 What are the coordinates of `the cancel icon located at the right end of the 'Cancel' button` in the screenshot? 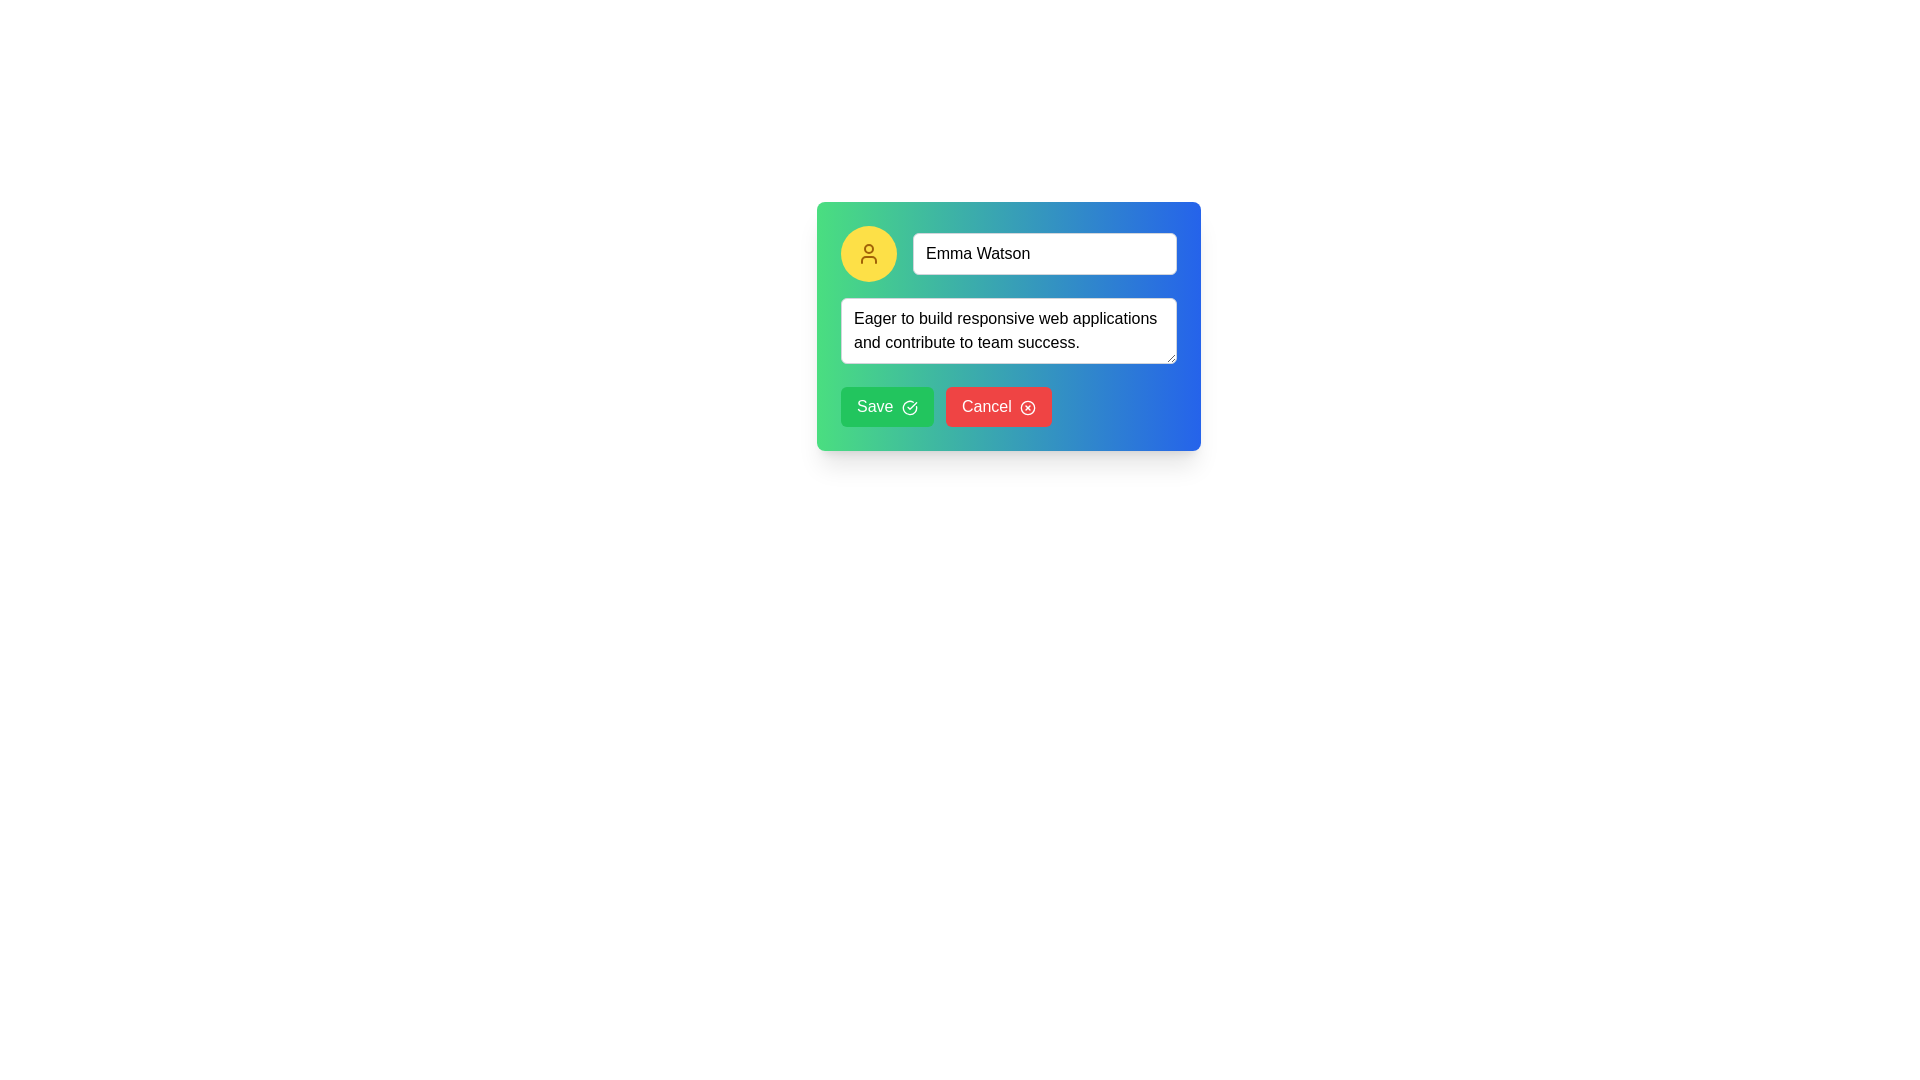 It's located at (1028, 406).